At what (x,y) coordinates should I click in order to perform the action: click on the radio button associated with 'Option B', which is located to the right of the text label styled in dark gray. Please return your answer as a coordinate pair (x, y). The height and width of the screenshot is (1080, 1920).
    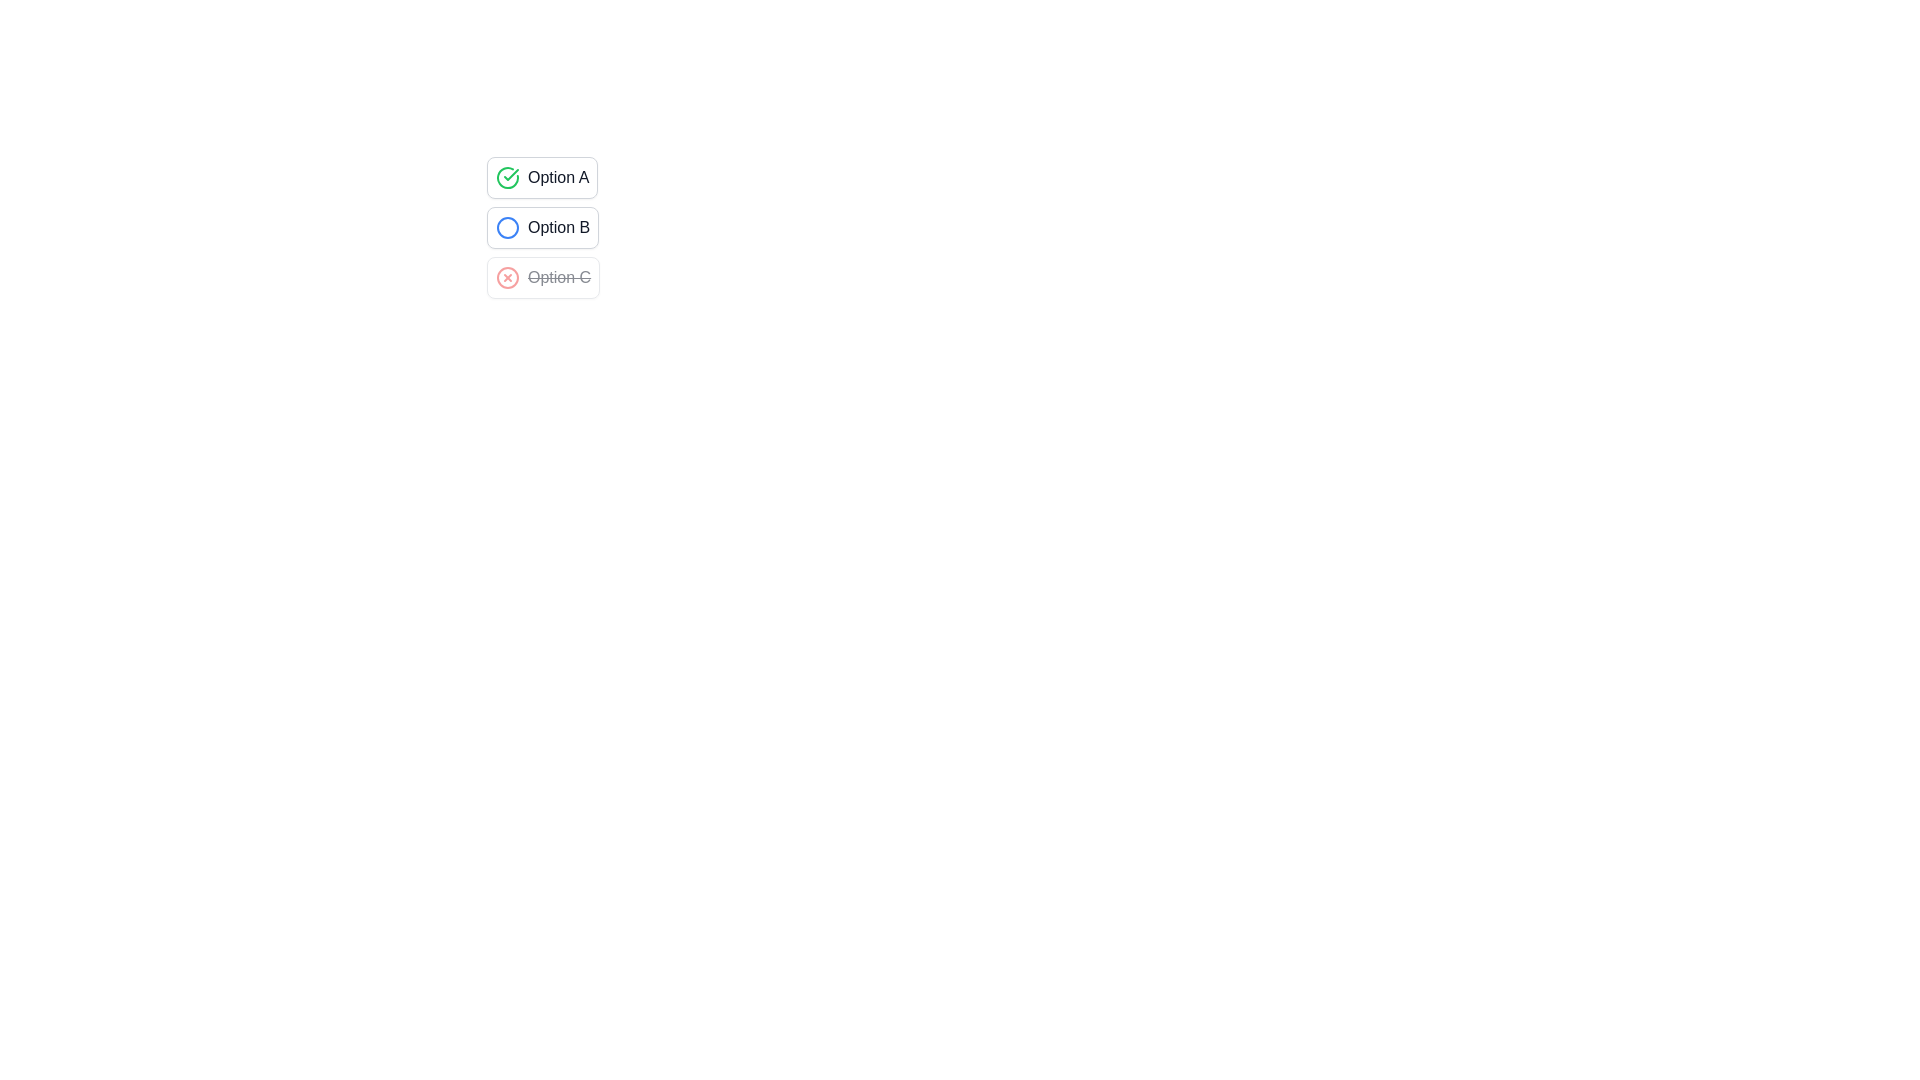
    Looking at the image, I should click on (559, 226).